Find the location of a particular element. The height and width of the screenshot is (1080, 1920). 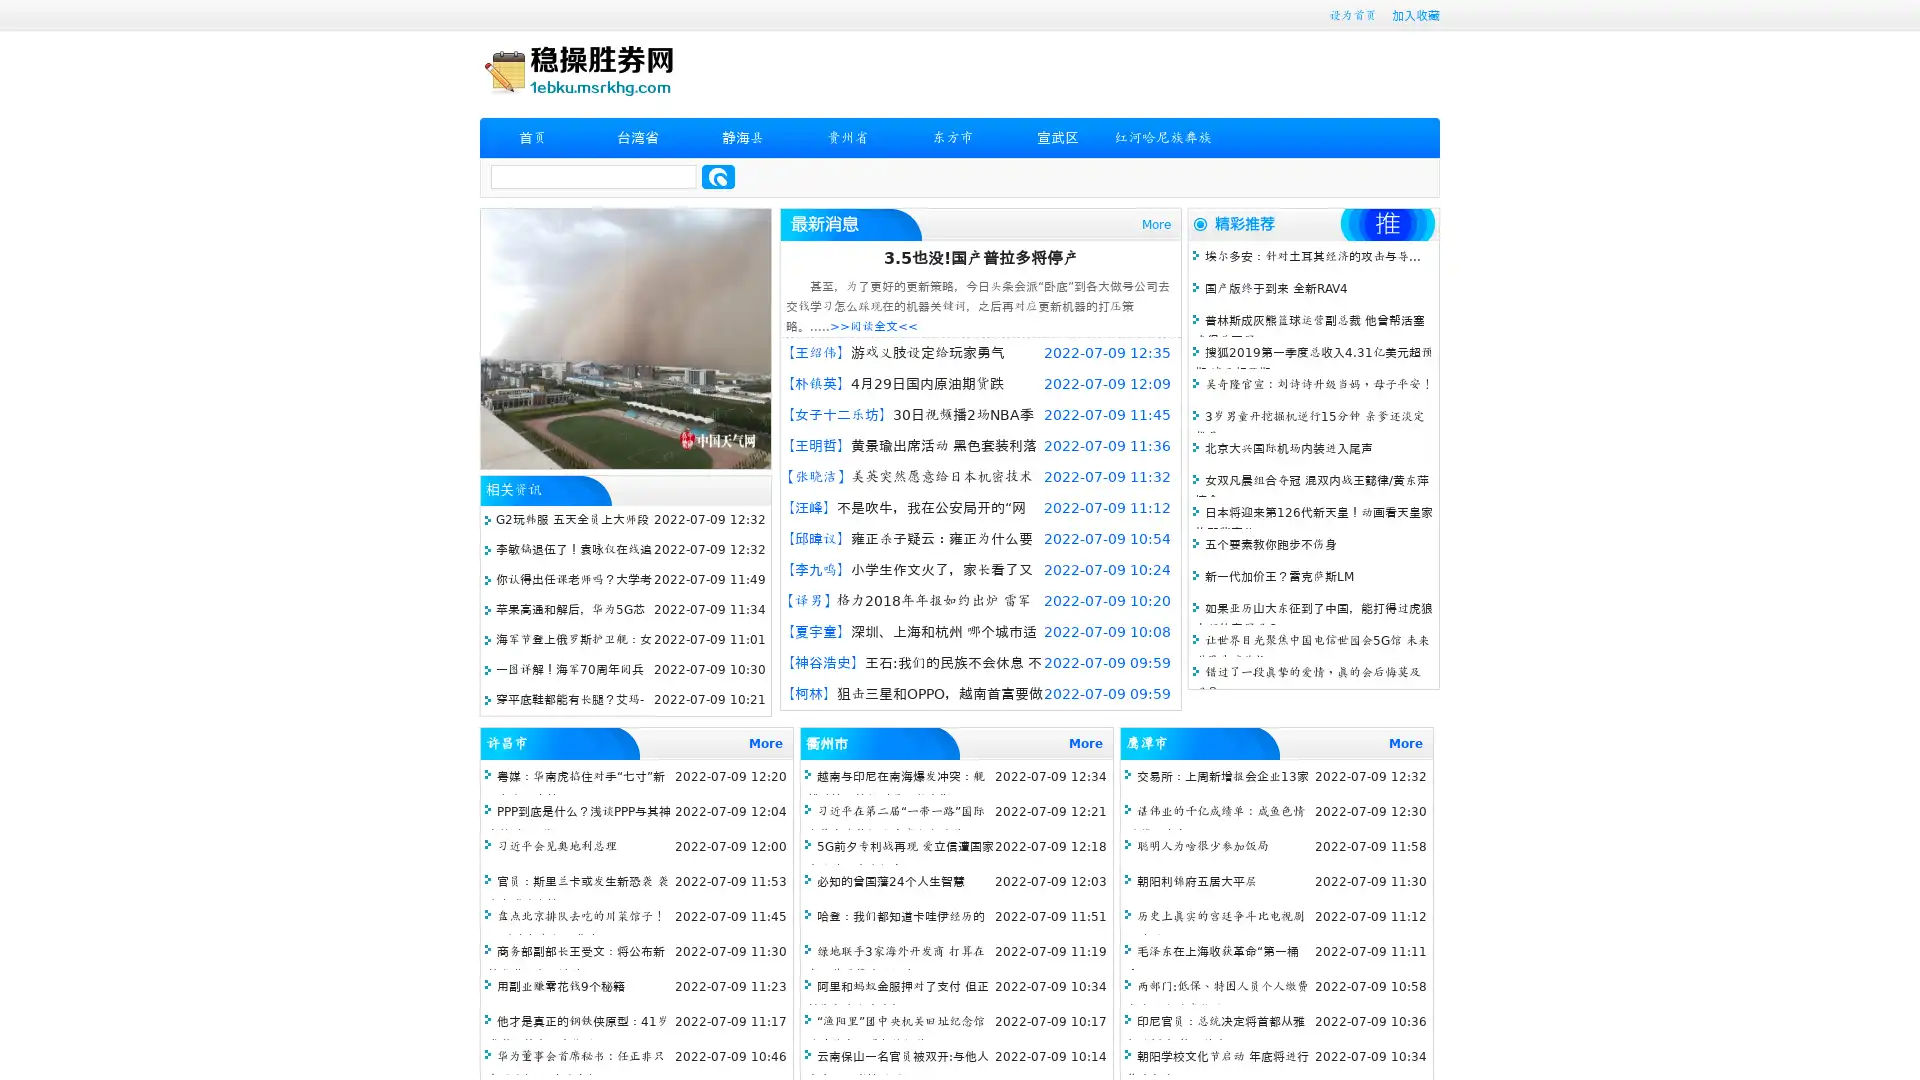

Search is located at coordinates (718, 176).